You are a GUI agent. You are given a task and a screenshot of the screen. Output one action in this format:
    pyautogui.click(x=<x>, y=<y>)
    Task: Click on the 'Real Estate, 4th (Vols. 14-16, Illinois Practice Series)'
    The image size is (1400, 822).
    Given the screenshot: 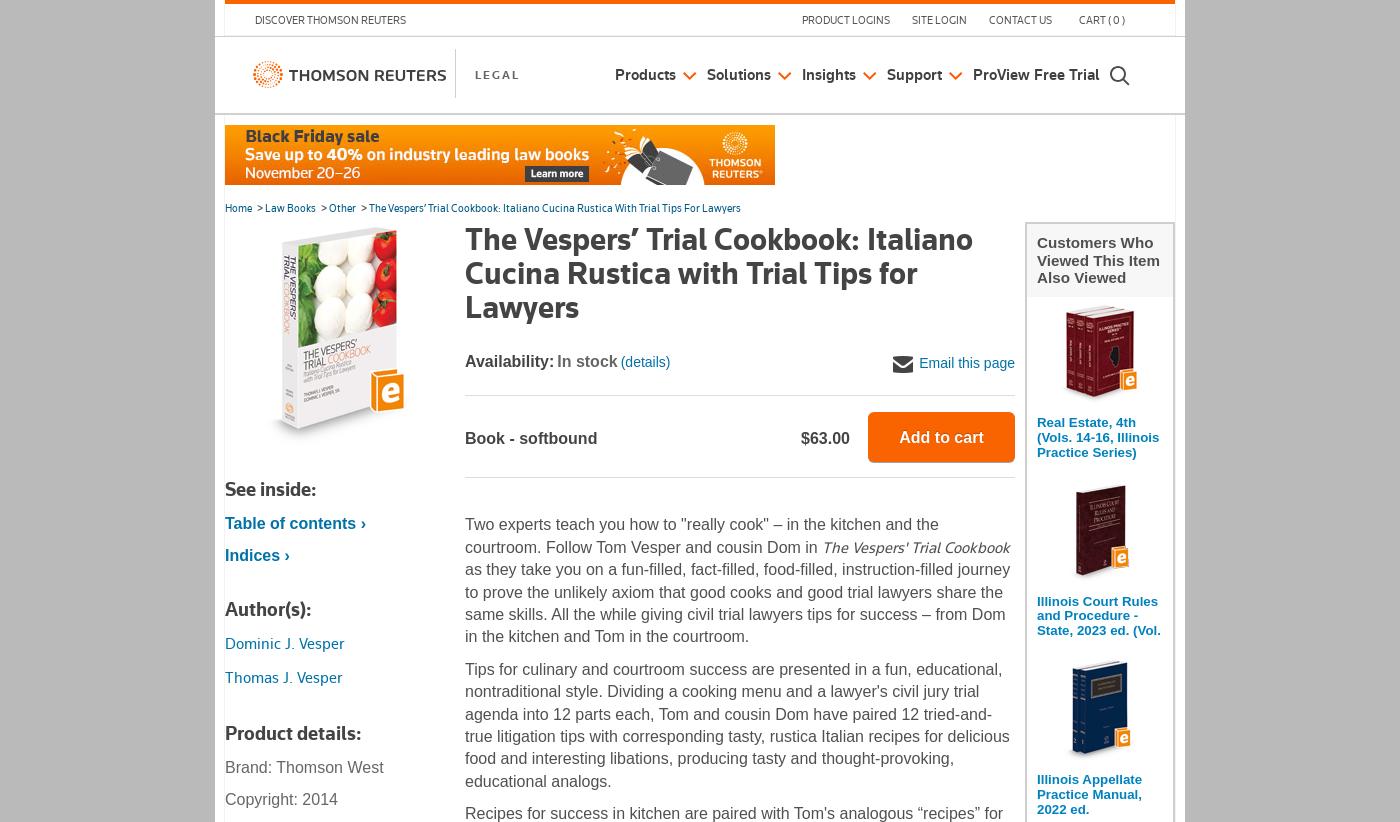 What is the action you would take?
    pyautogui.click(x=1098, y=435)
    